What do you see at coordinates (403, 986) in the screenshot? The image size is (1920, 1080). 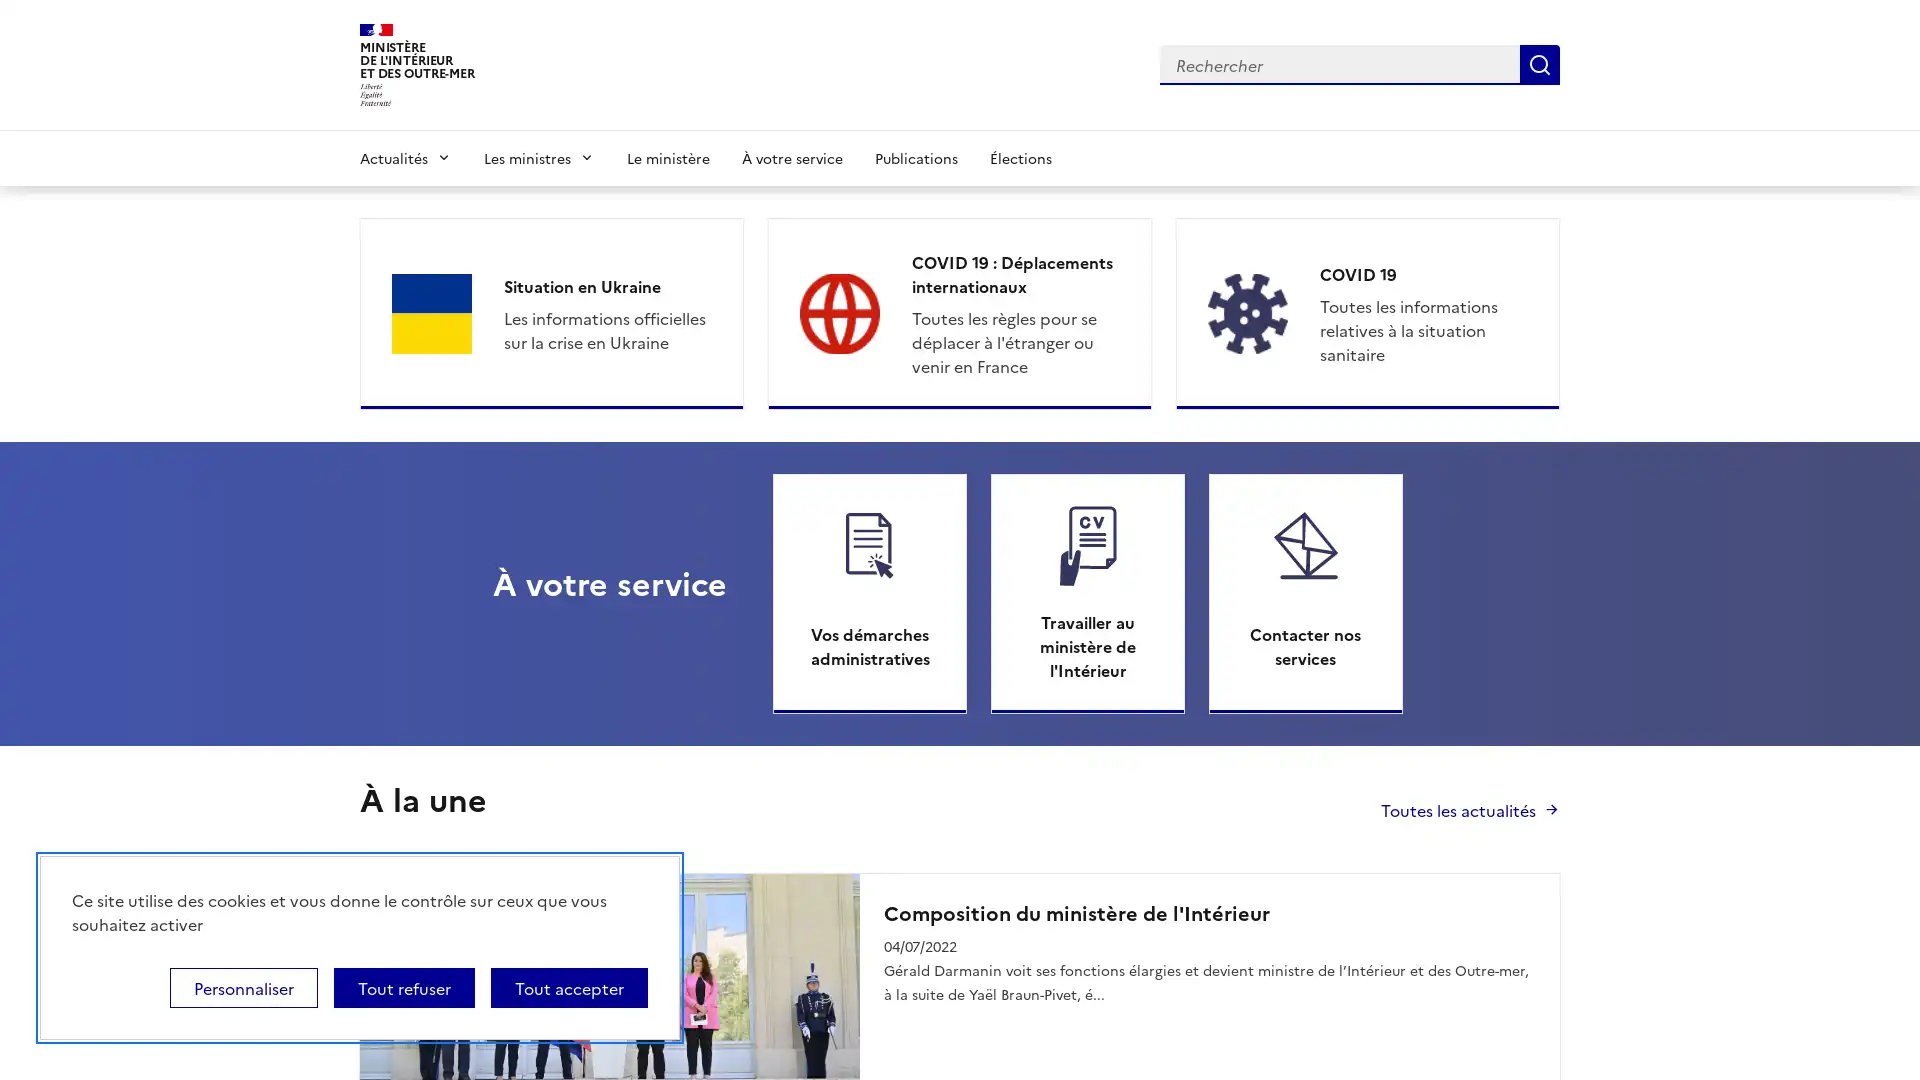 I see `Tout refuser` at bounding box center [403, 986].